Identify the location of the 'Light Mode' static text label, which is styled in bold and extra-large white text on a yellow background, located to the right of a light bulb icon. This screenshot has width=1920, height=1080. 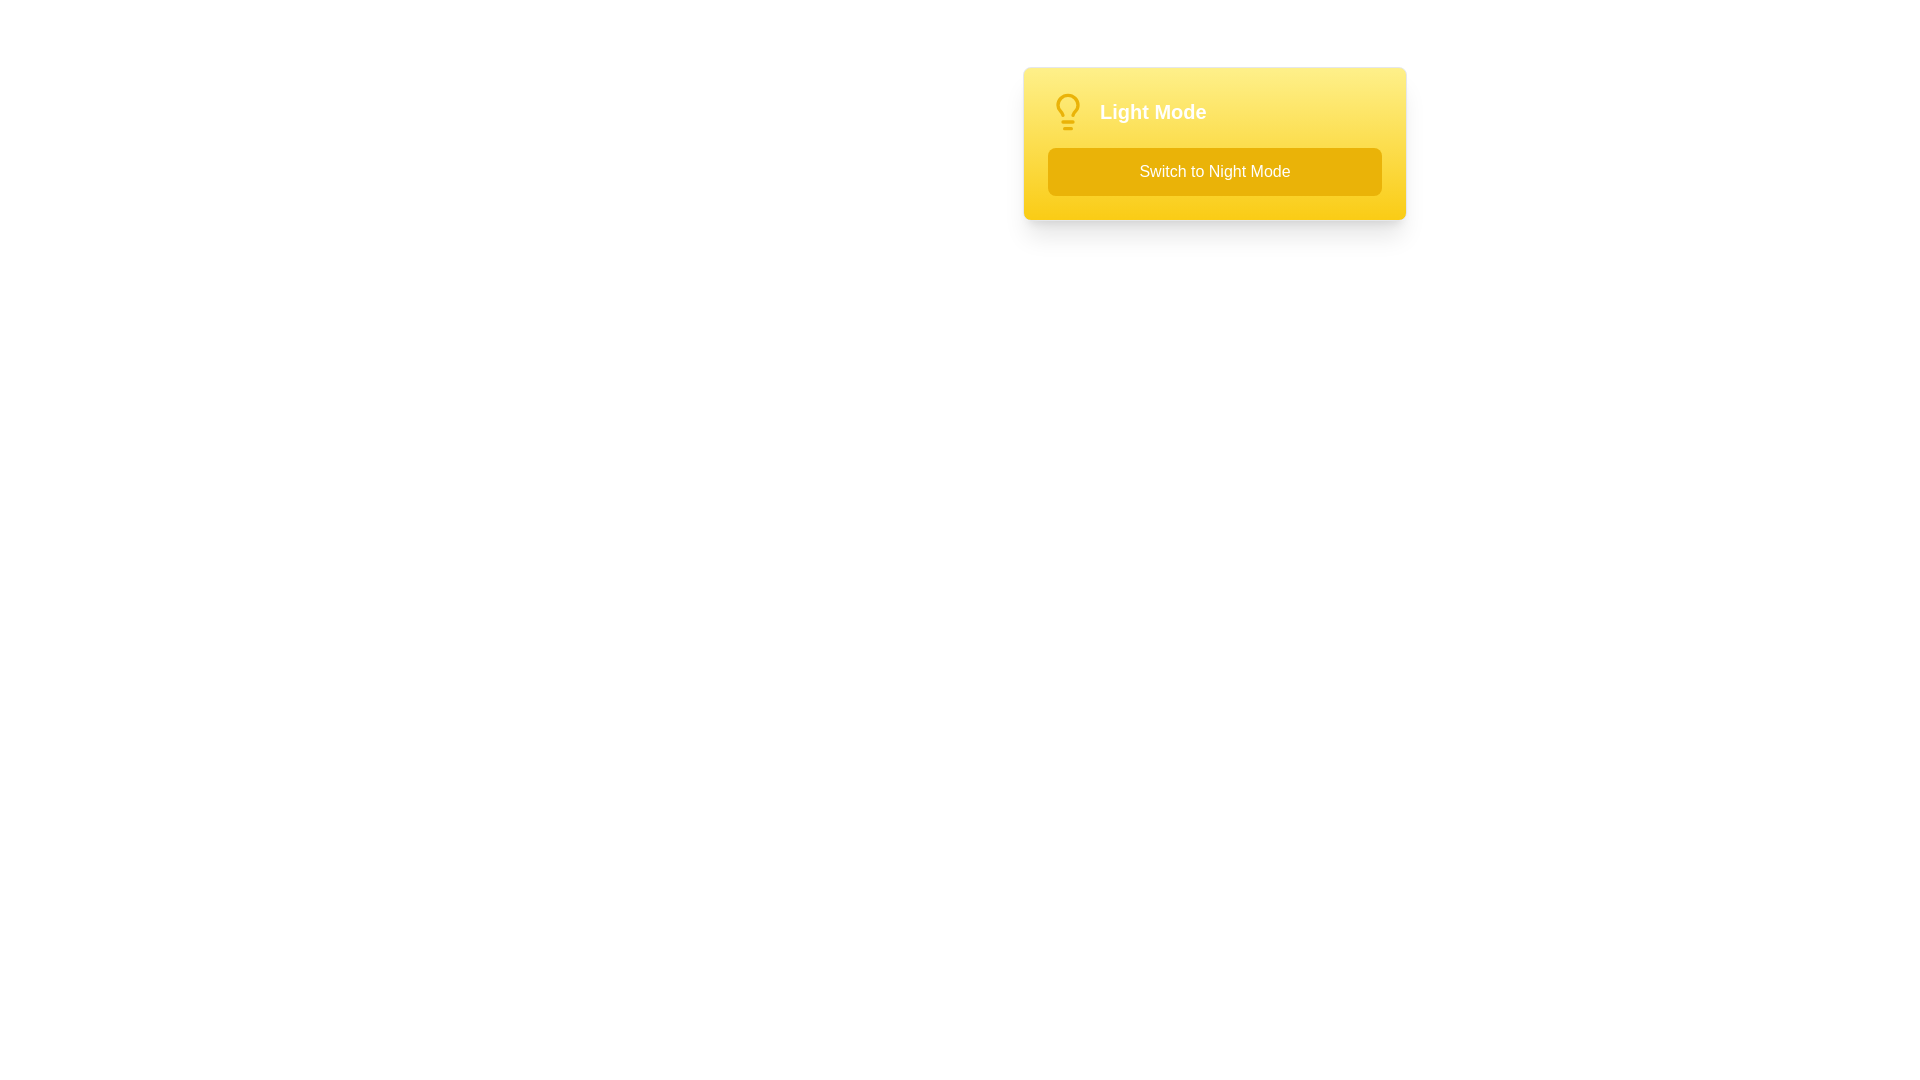
(1153, 111).